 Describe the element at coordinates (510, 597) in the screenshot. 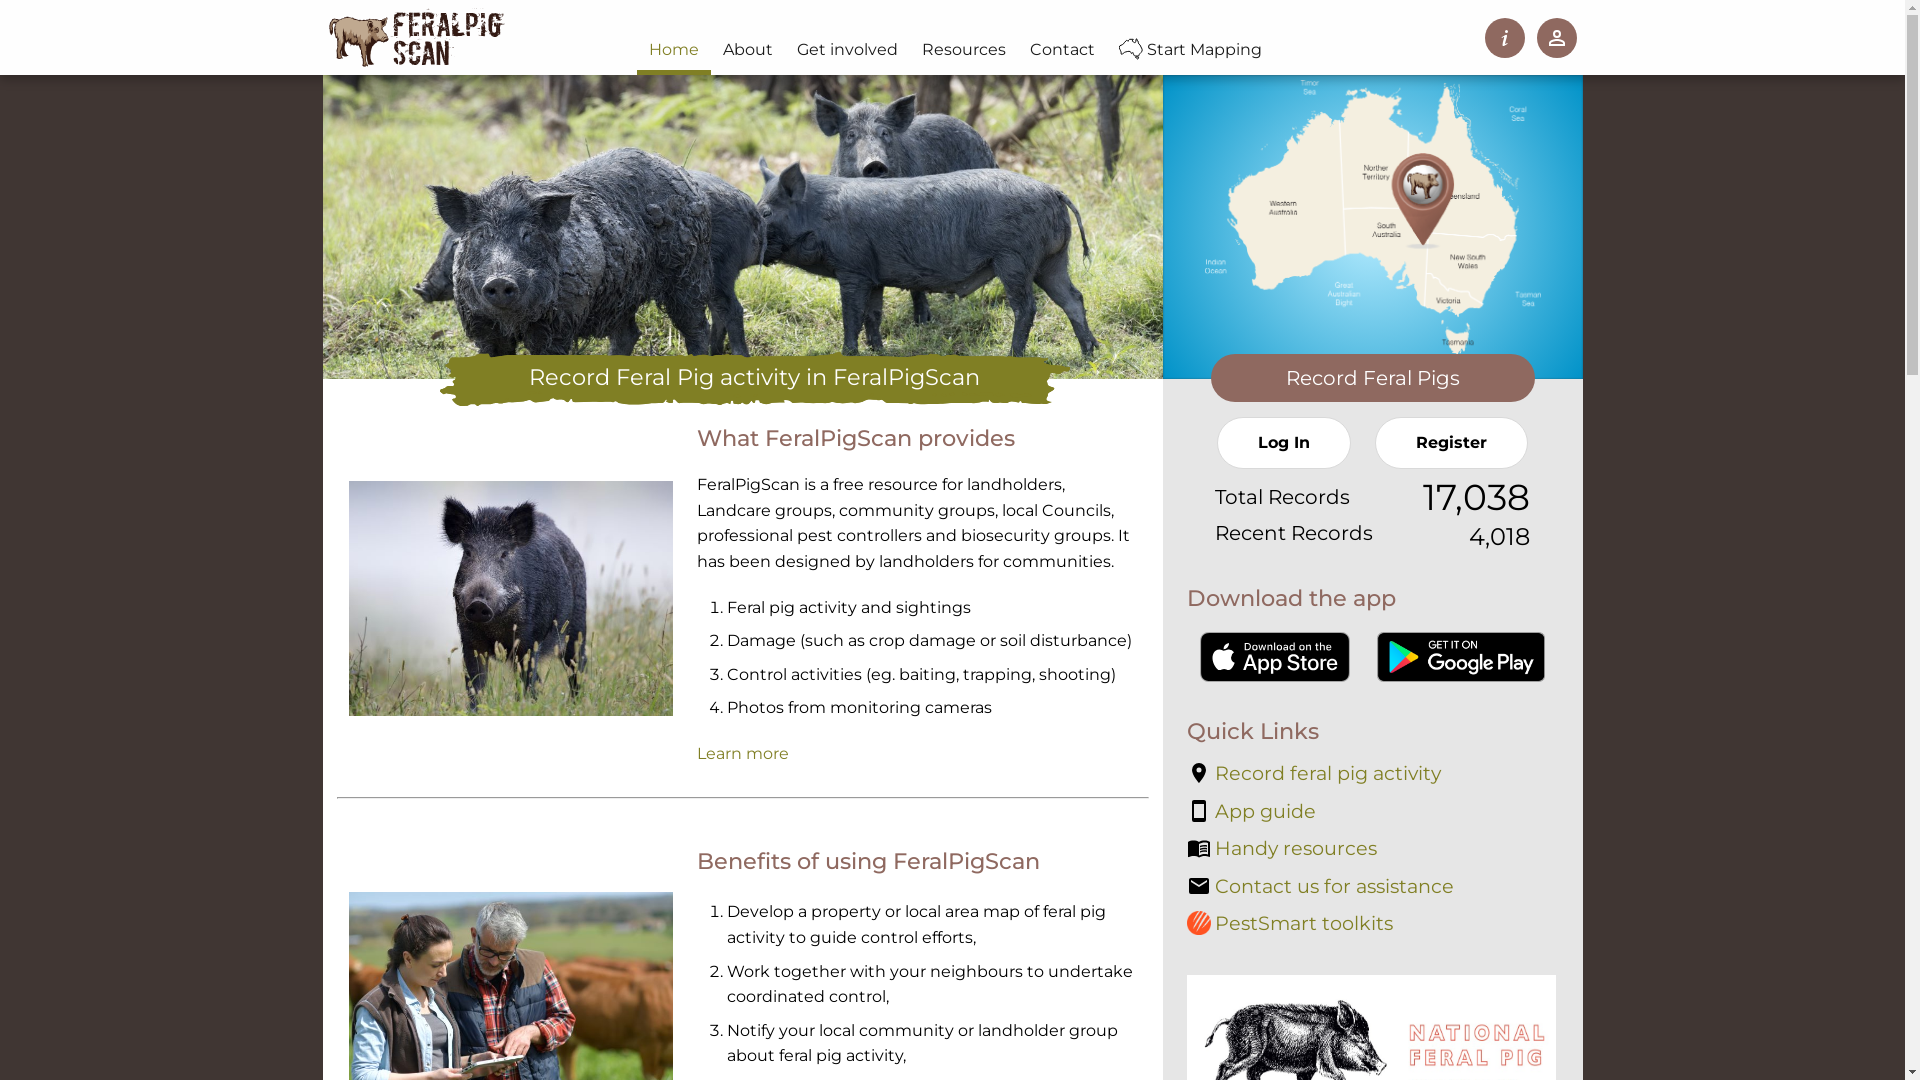

I see `'Record sightings or evidence of feral pigs. Source: B Jevtic'` at that location.